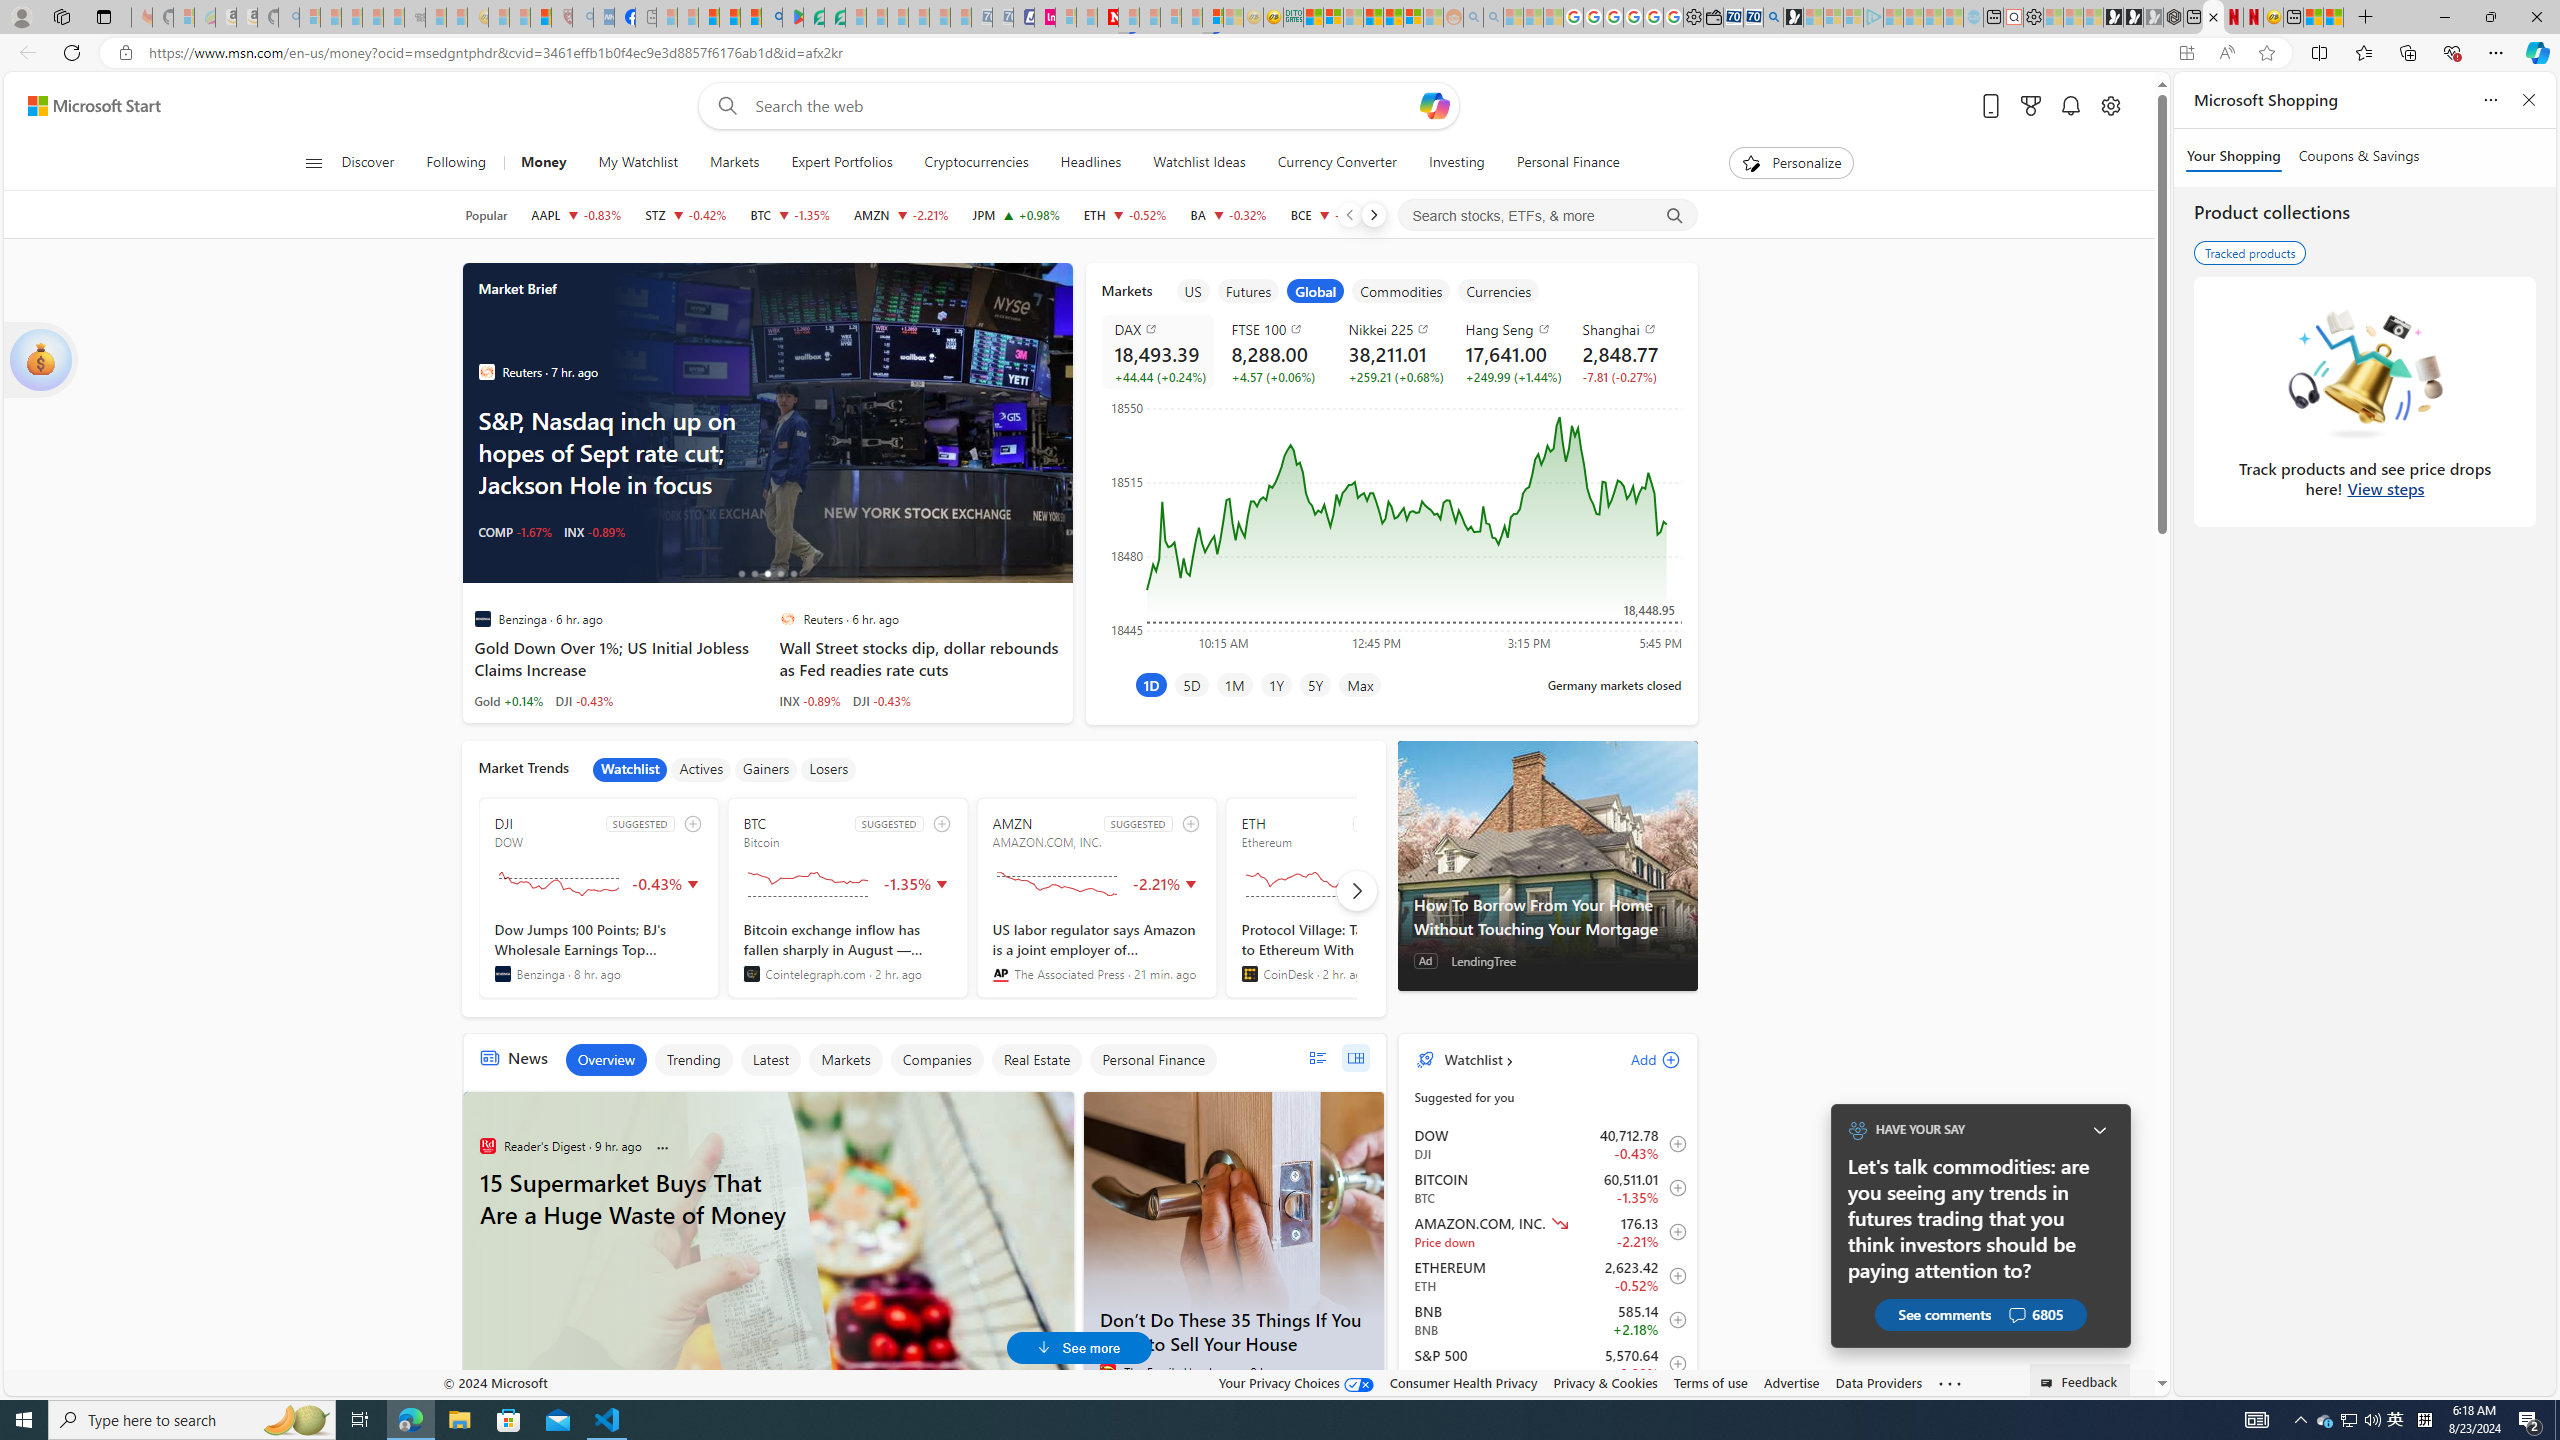  Describe the element at coordinates (502, 973) in the screenshot. I see `'Benzinga'` at that location.